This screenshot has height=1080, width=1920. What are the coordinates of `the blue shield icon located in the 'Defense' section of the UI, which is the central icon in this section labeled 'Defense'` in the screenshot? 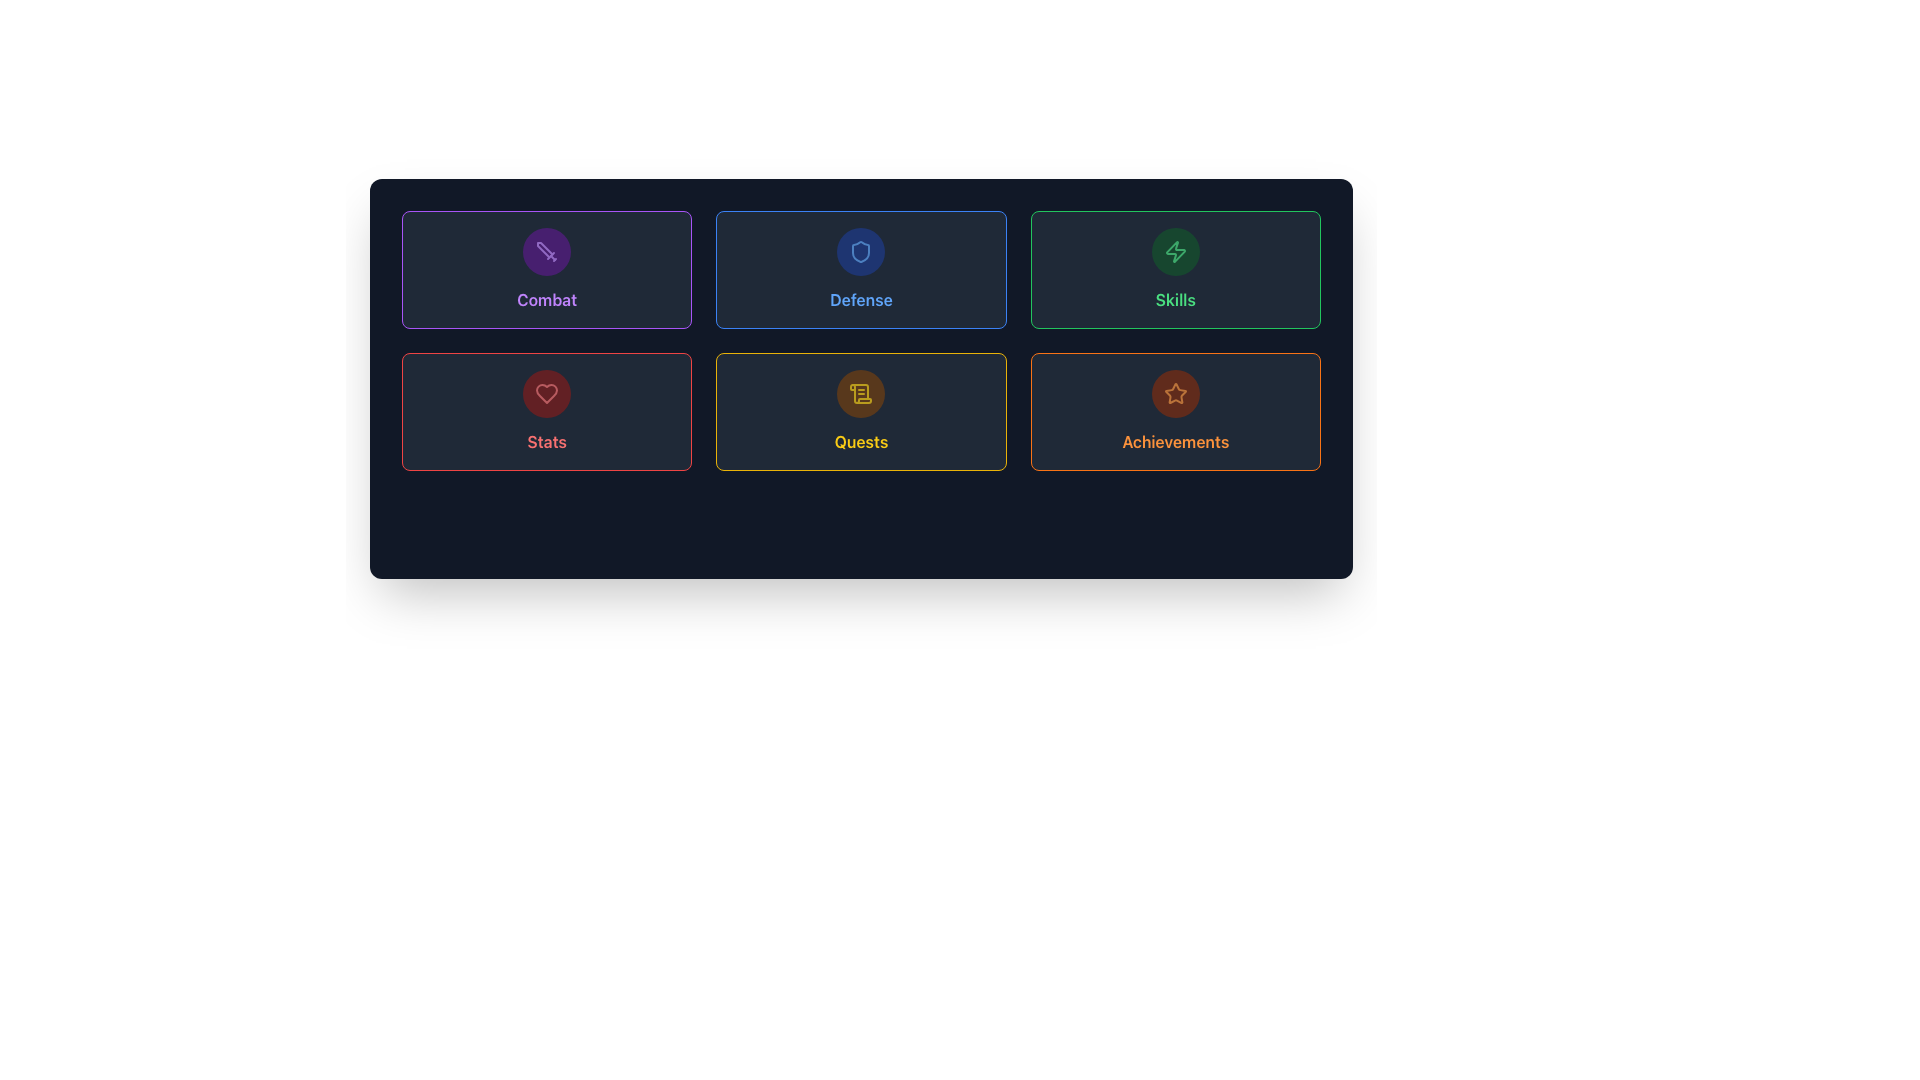 It's located at (861, 250).